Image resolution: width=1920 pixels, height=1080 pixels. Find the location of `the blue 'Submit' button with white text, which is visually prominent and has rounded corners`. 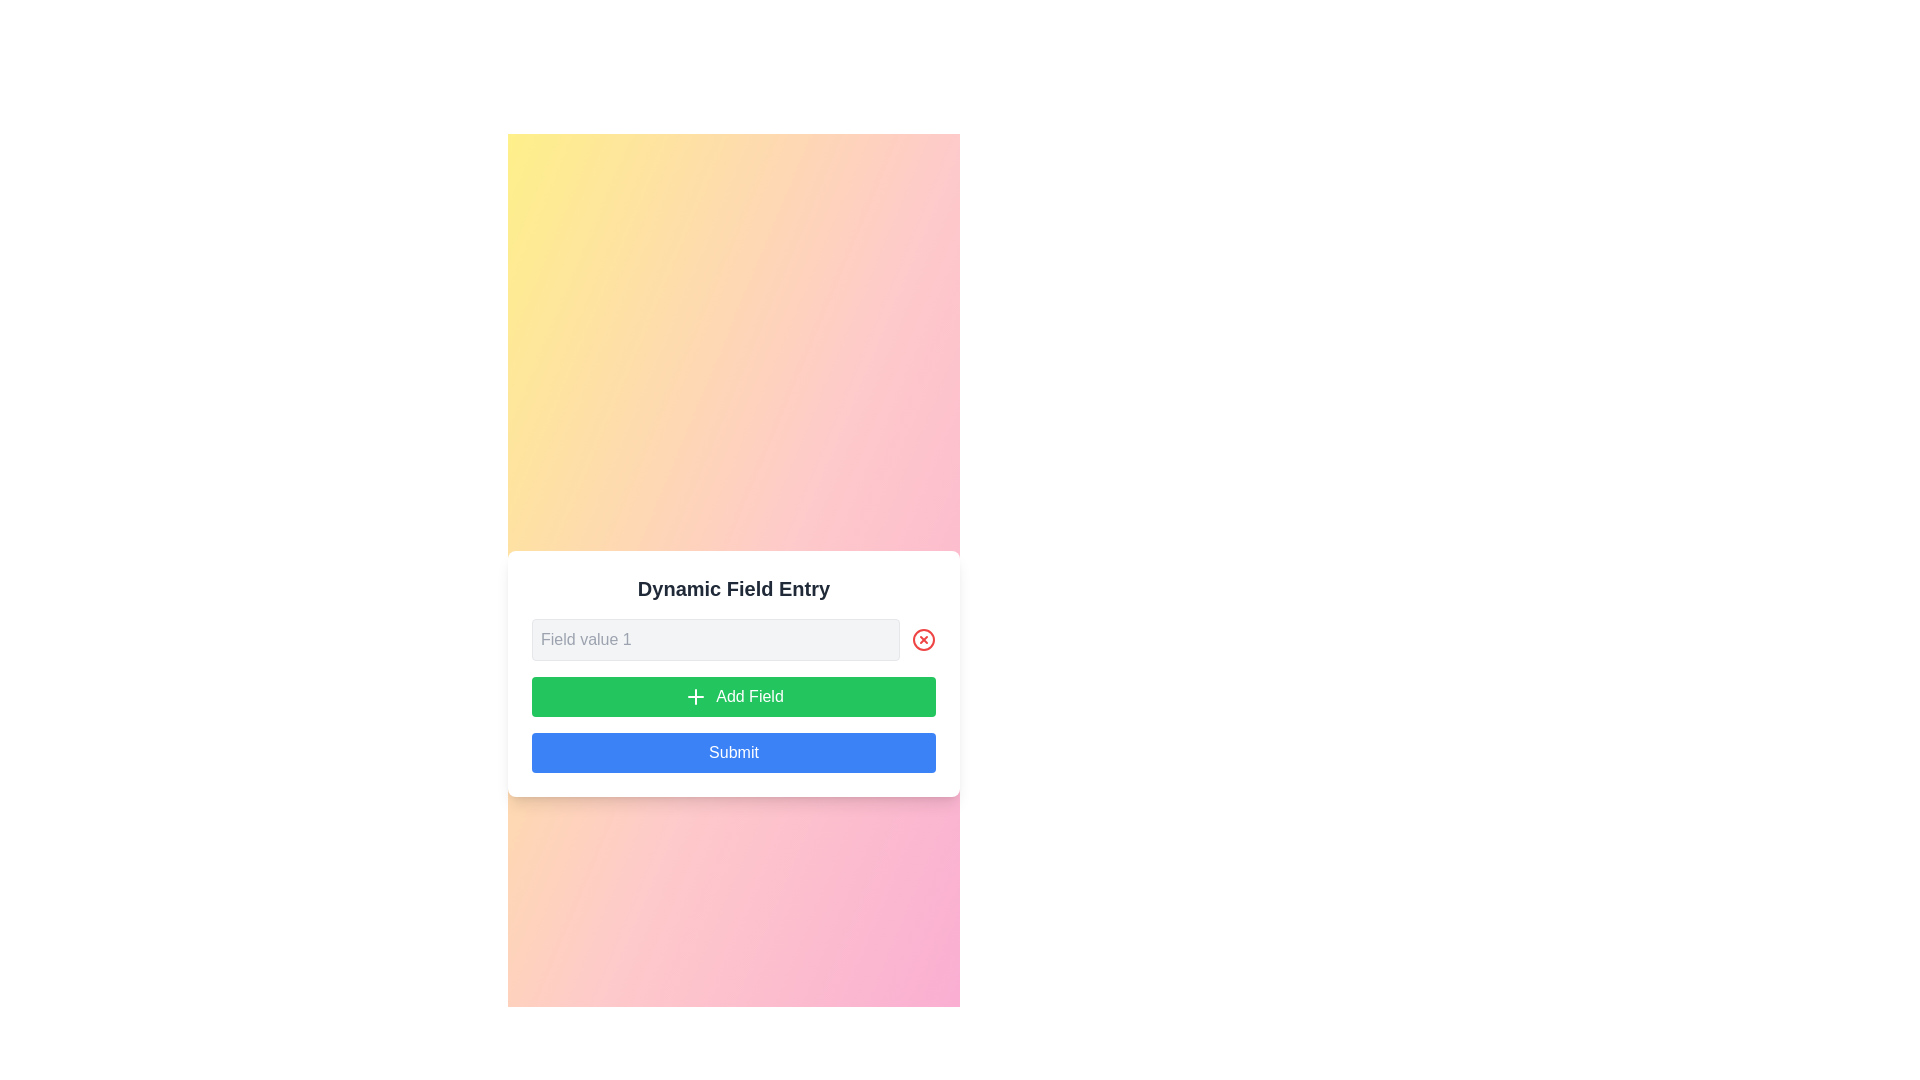

the blue 'Submit' button with white text, which is visually prominent and has rounded corners is located at coordinates (733, 752).